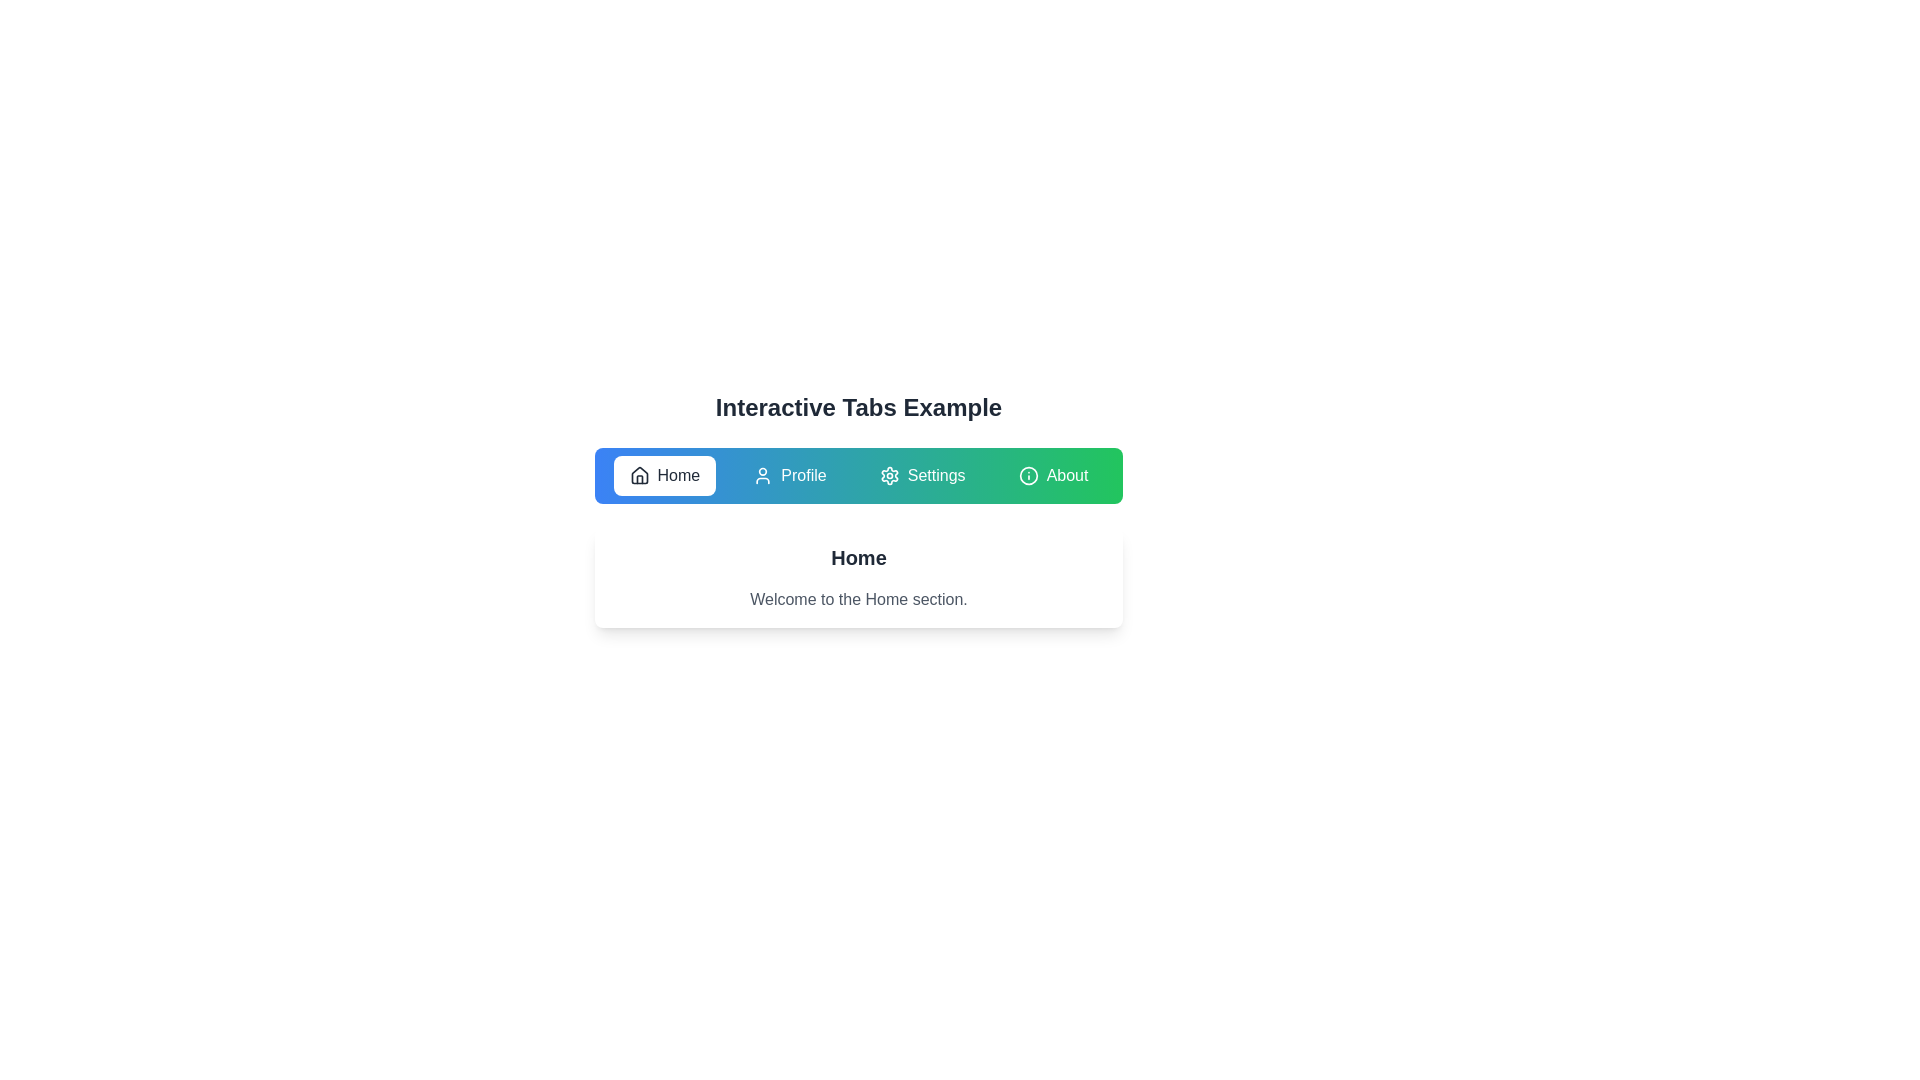  Describe the element at coordinates (921, 475) in the screenshot. I see `the Settings tab to navigate to its section` at that location.